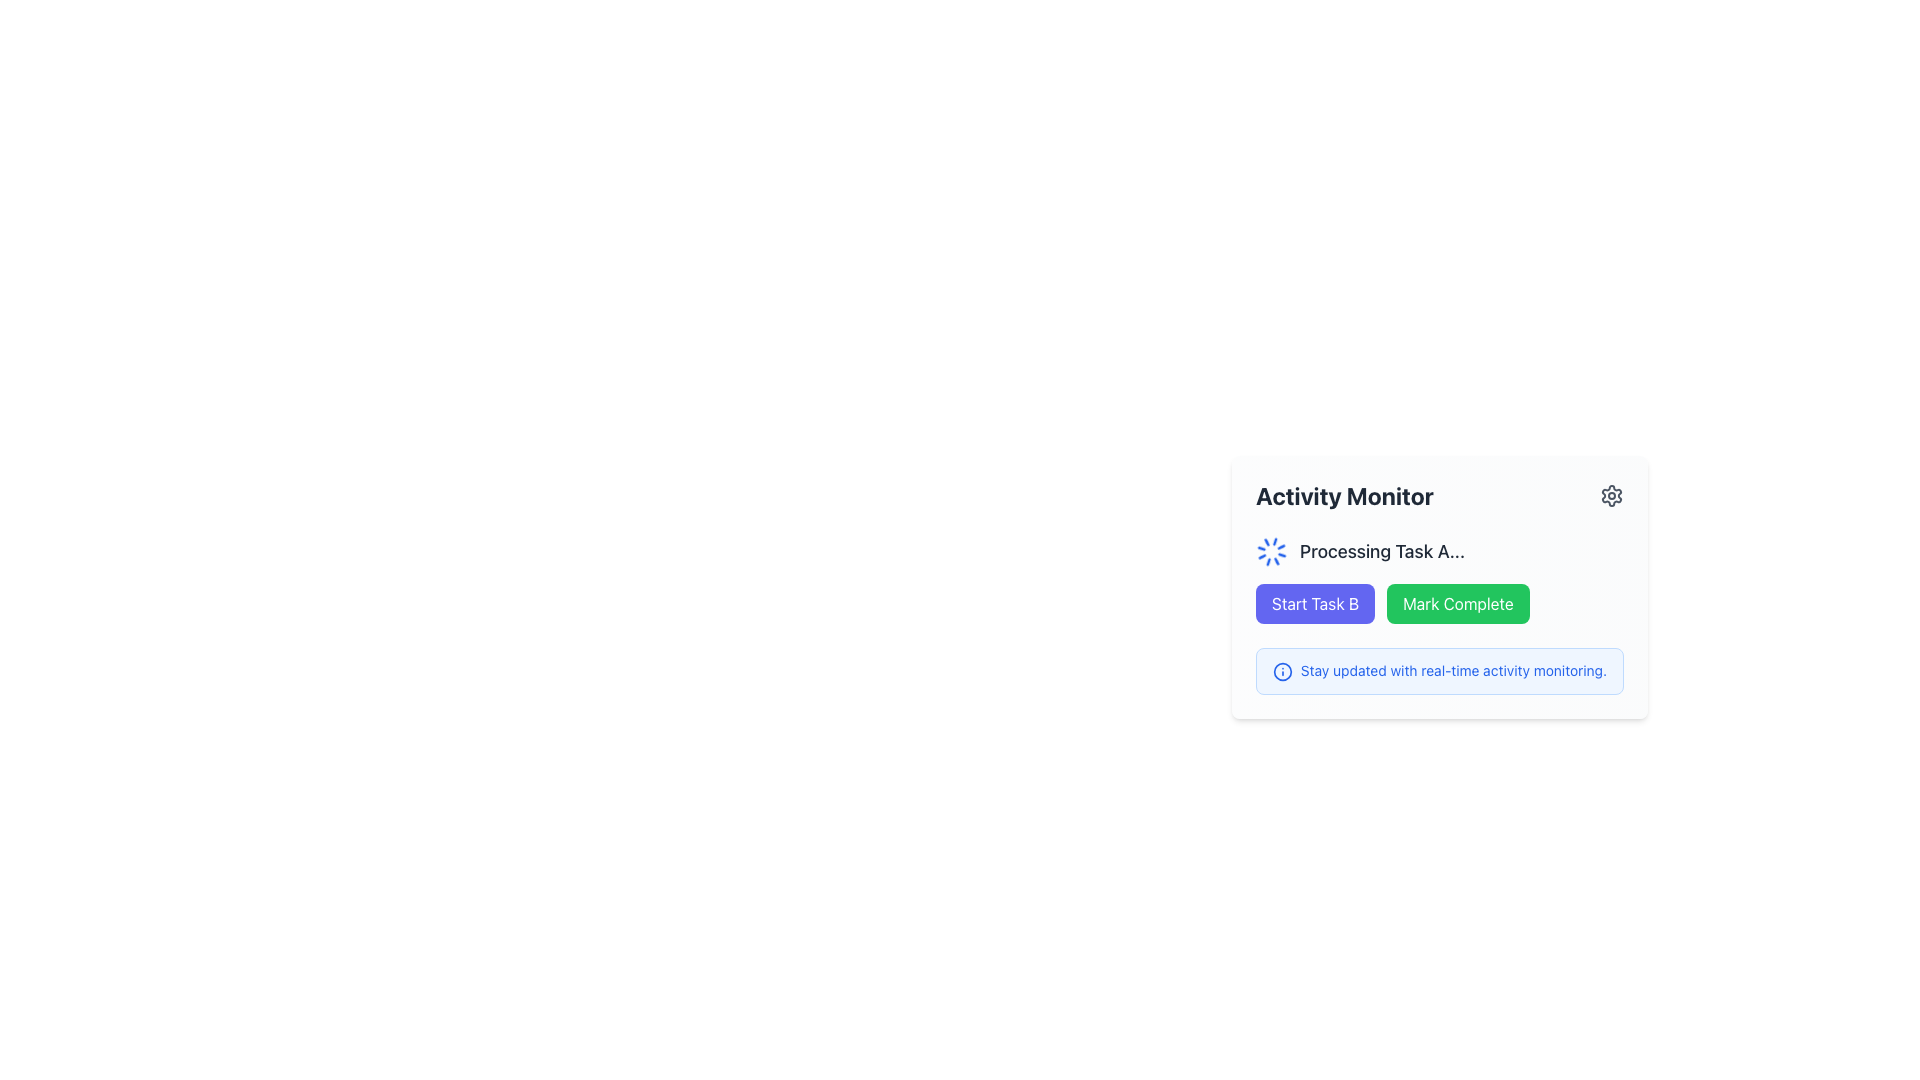 This screenshot has width=1920, height=1080. Describe the element at coordinates (1458, 603) in the screenshot. I see `the 'Mark Complete' button, which is a green rectangular button with white centered text, located in the 'Activity Monitor' section to the right of the 'Start Task B' button` at that location.